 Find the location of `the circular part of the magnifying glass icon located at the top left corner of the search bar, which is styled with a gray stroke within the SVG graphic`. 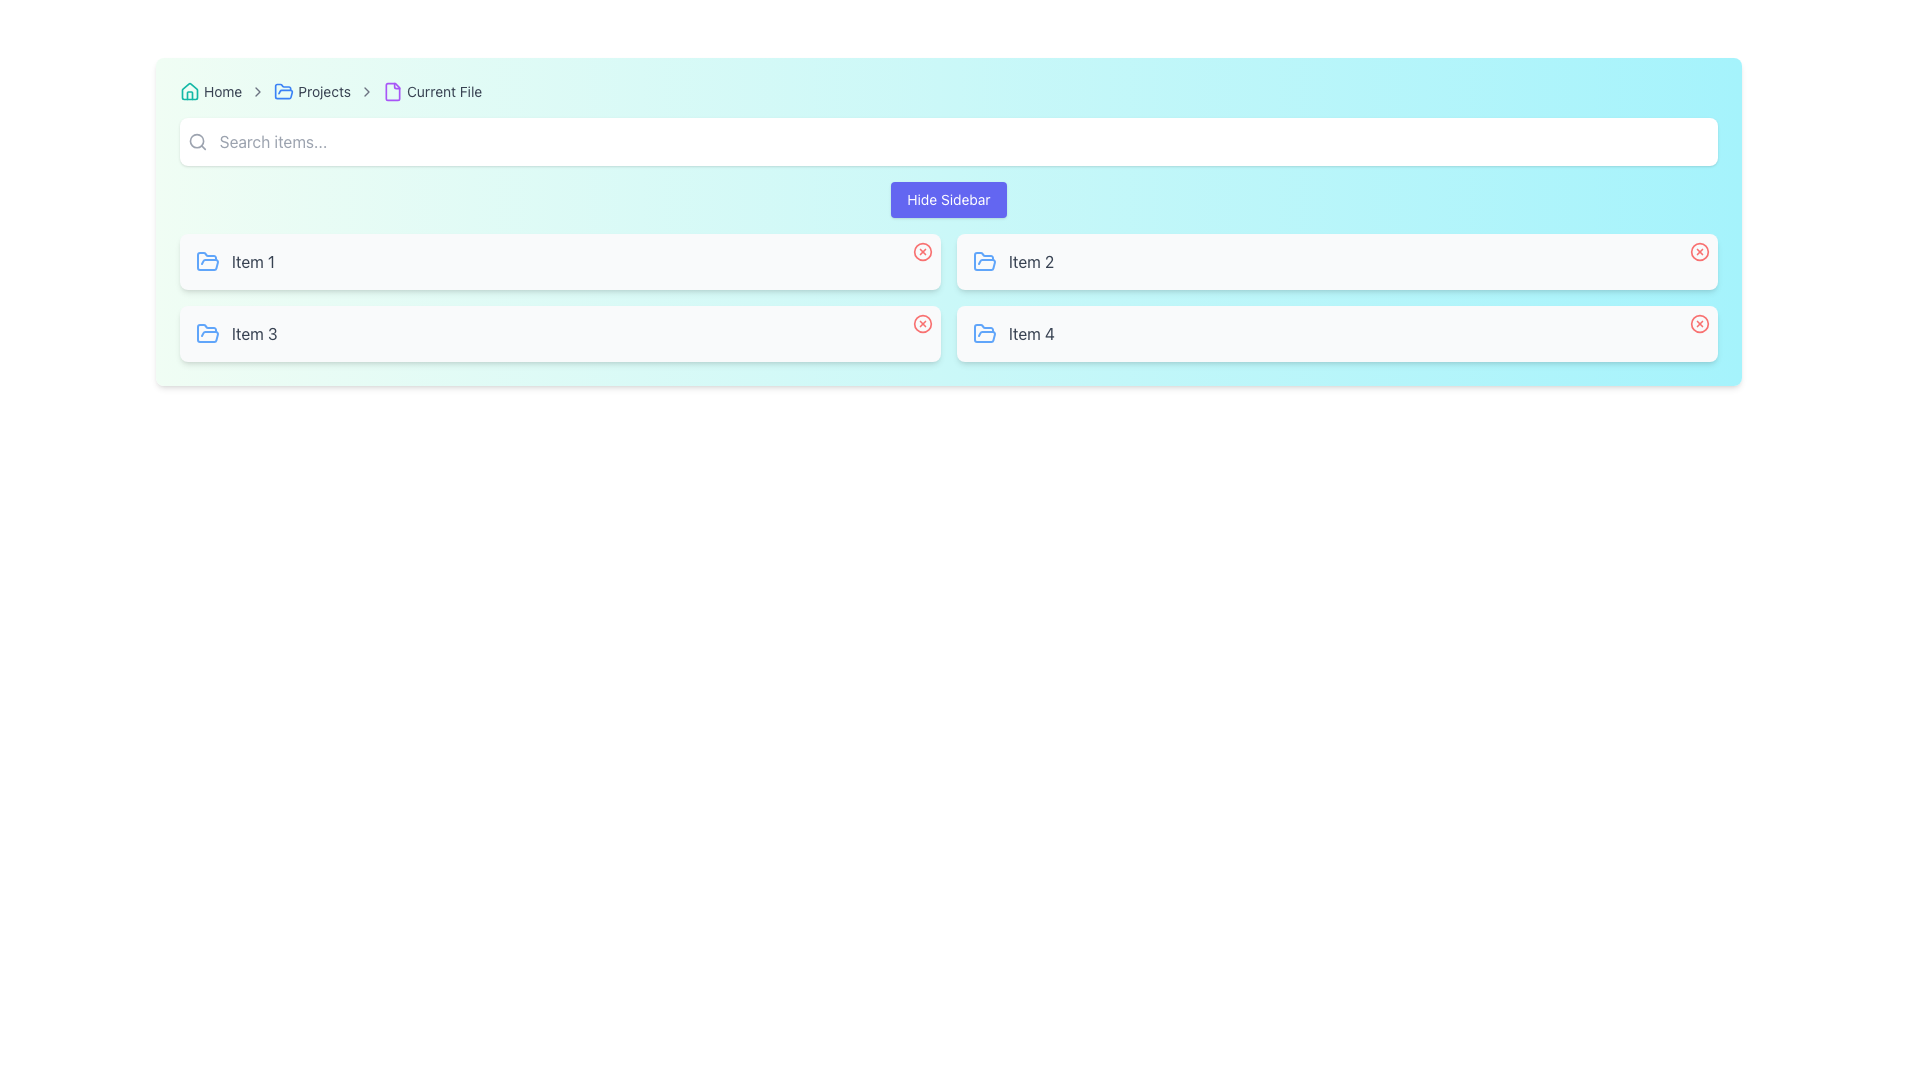

the circular part of the magnifying glass icon located at the top left corner of the search bar, which is styled with a gray stroke within the SVG graphic is located at coordinates (196, 140).